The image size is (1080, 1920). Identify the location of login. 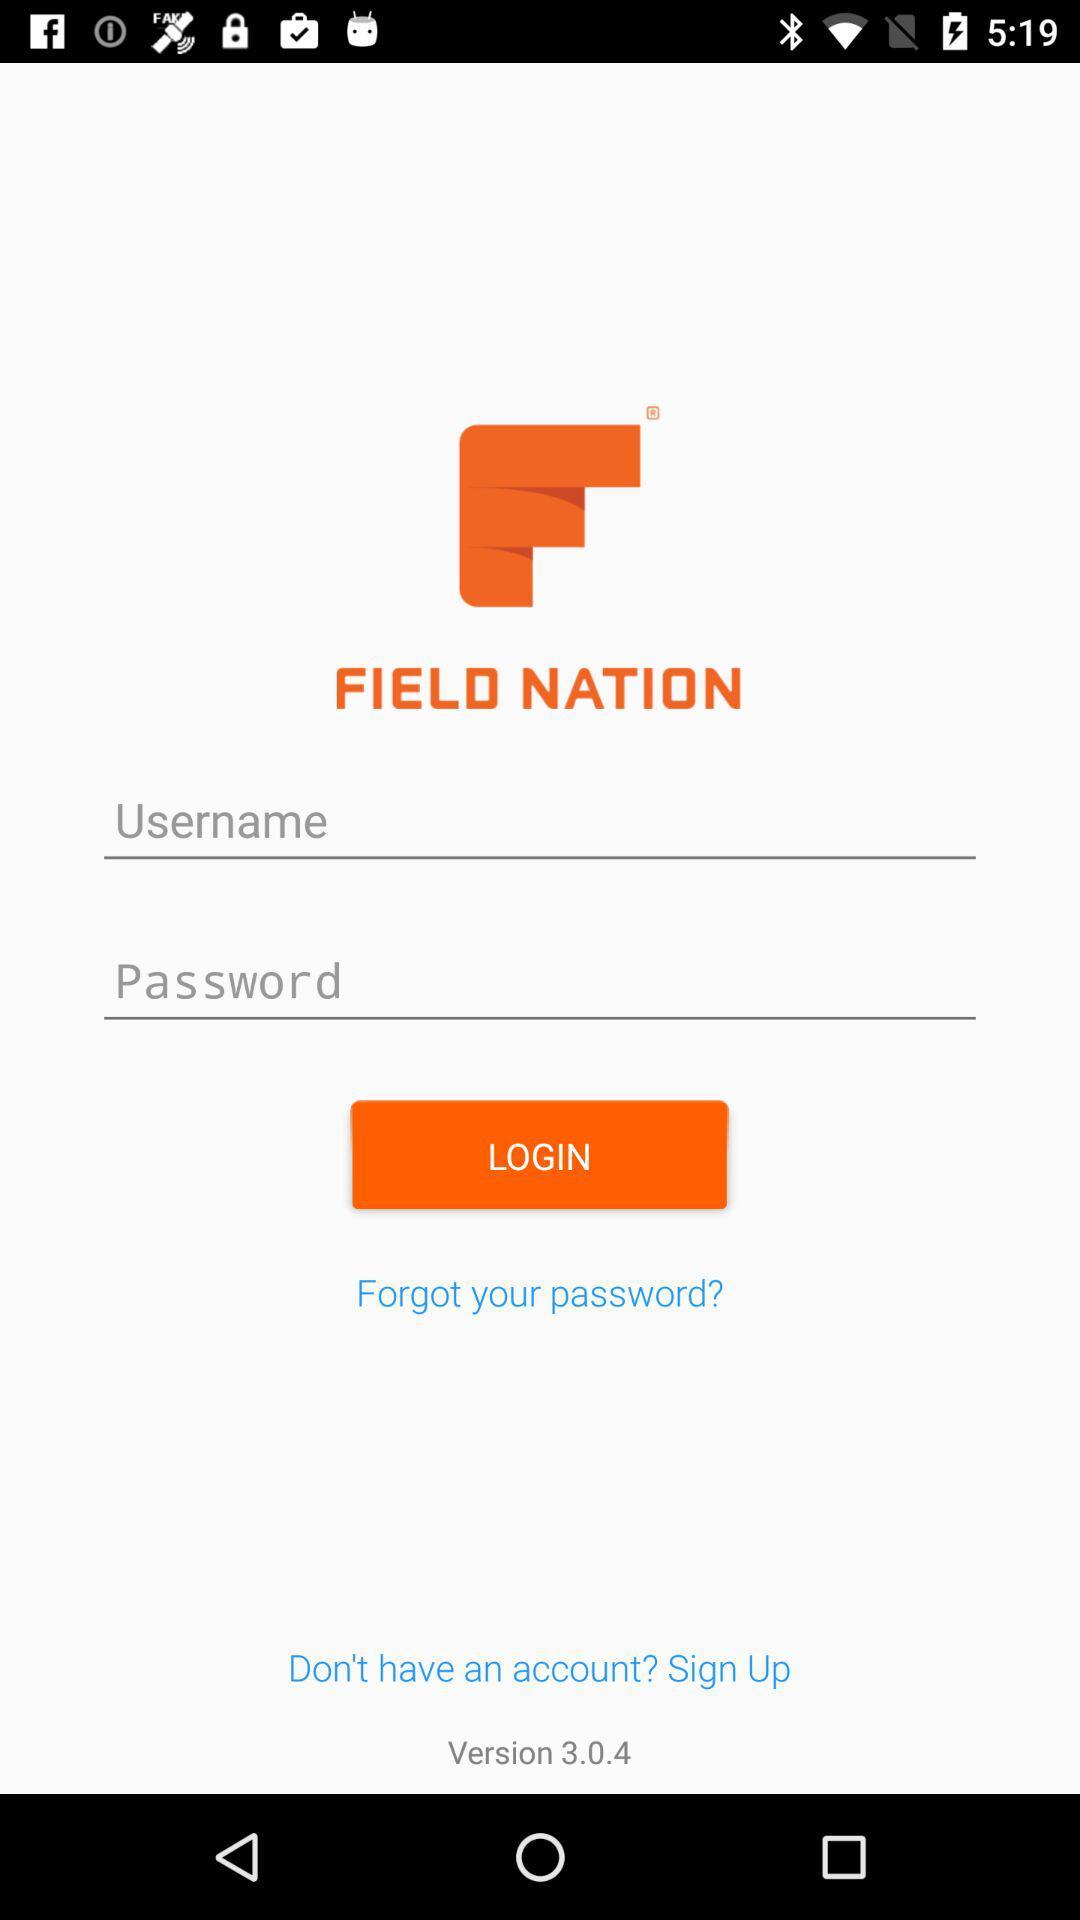
(538, 1155).